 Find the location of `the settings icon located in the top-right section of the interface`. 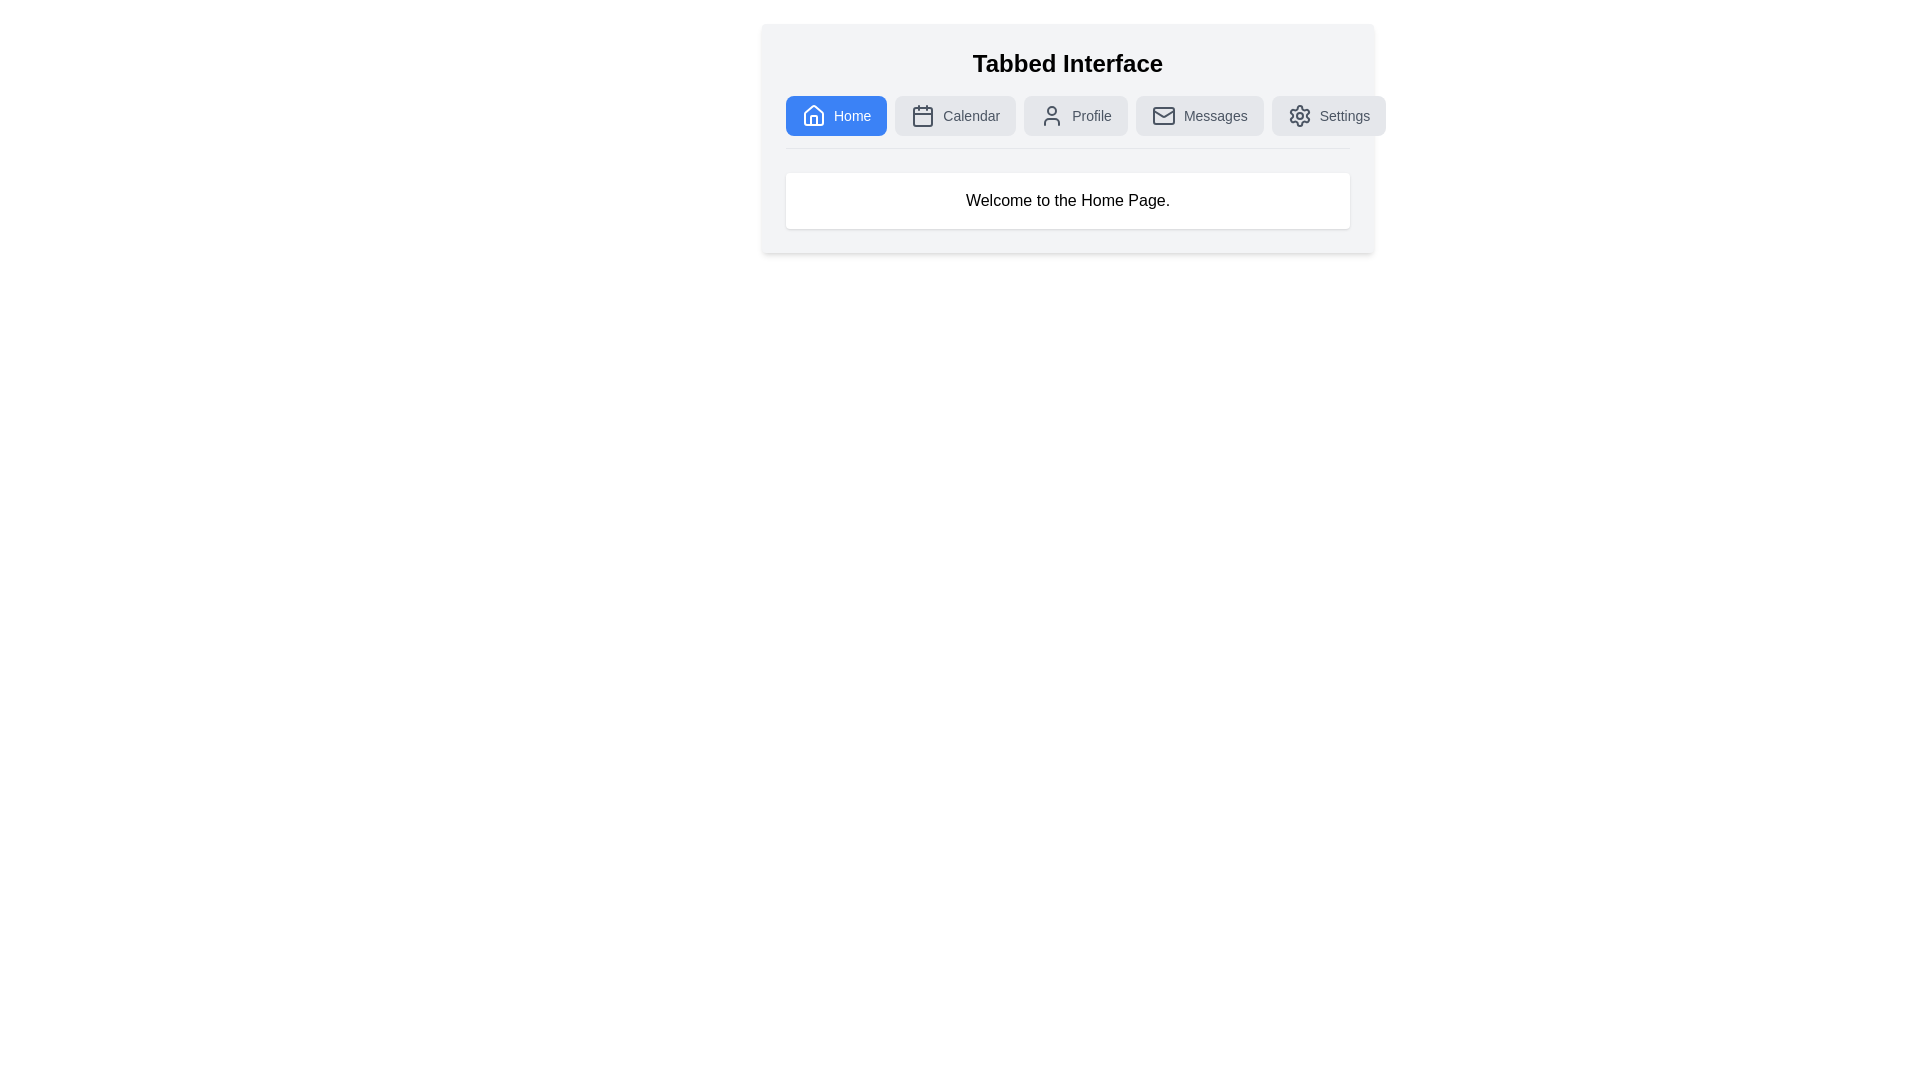

the settings icon located in the top-right section of the interface is located at coordinates (1299, 115).